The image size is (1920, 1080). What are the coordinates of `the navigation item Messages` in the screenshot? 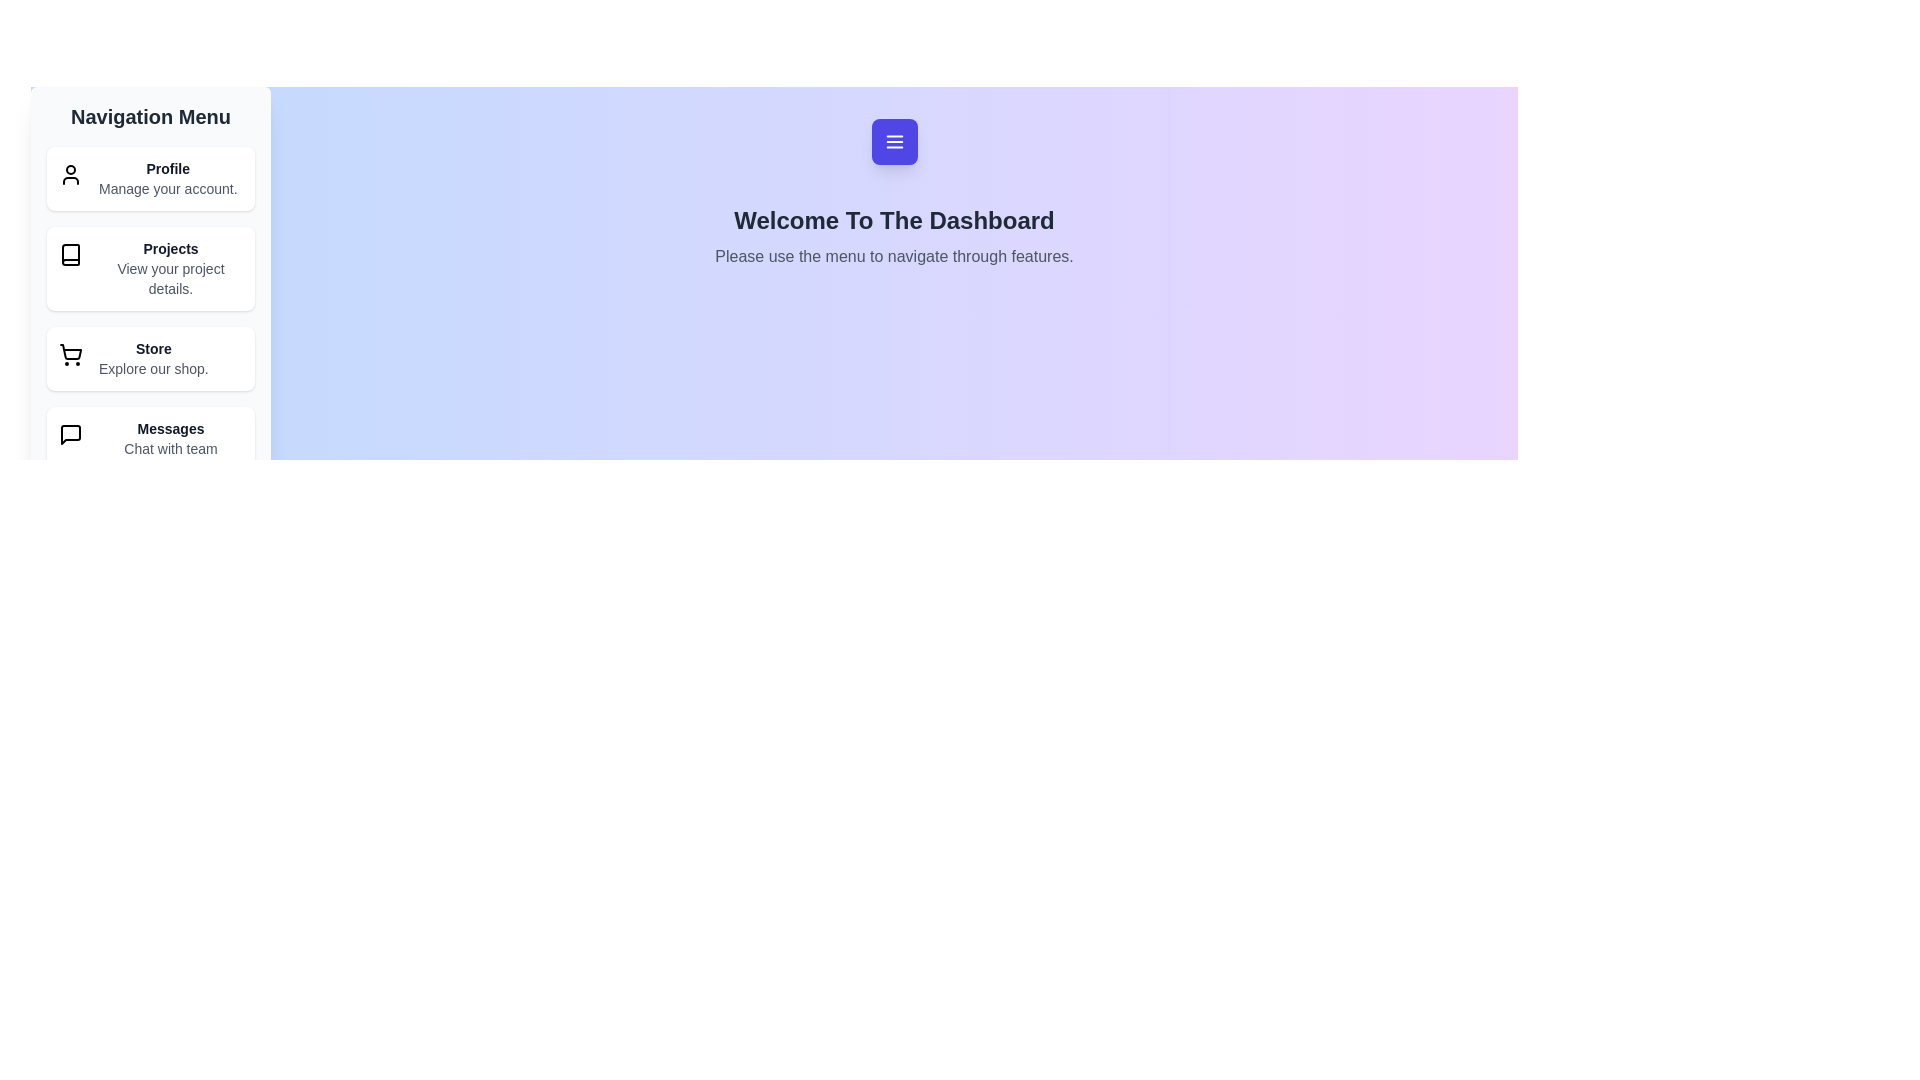 It's located at (149, 447).